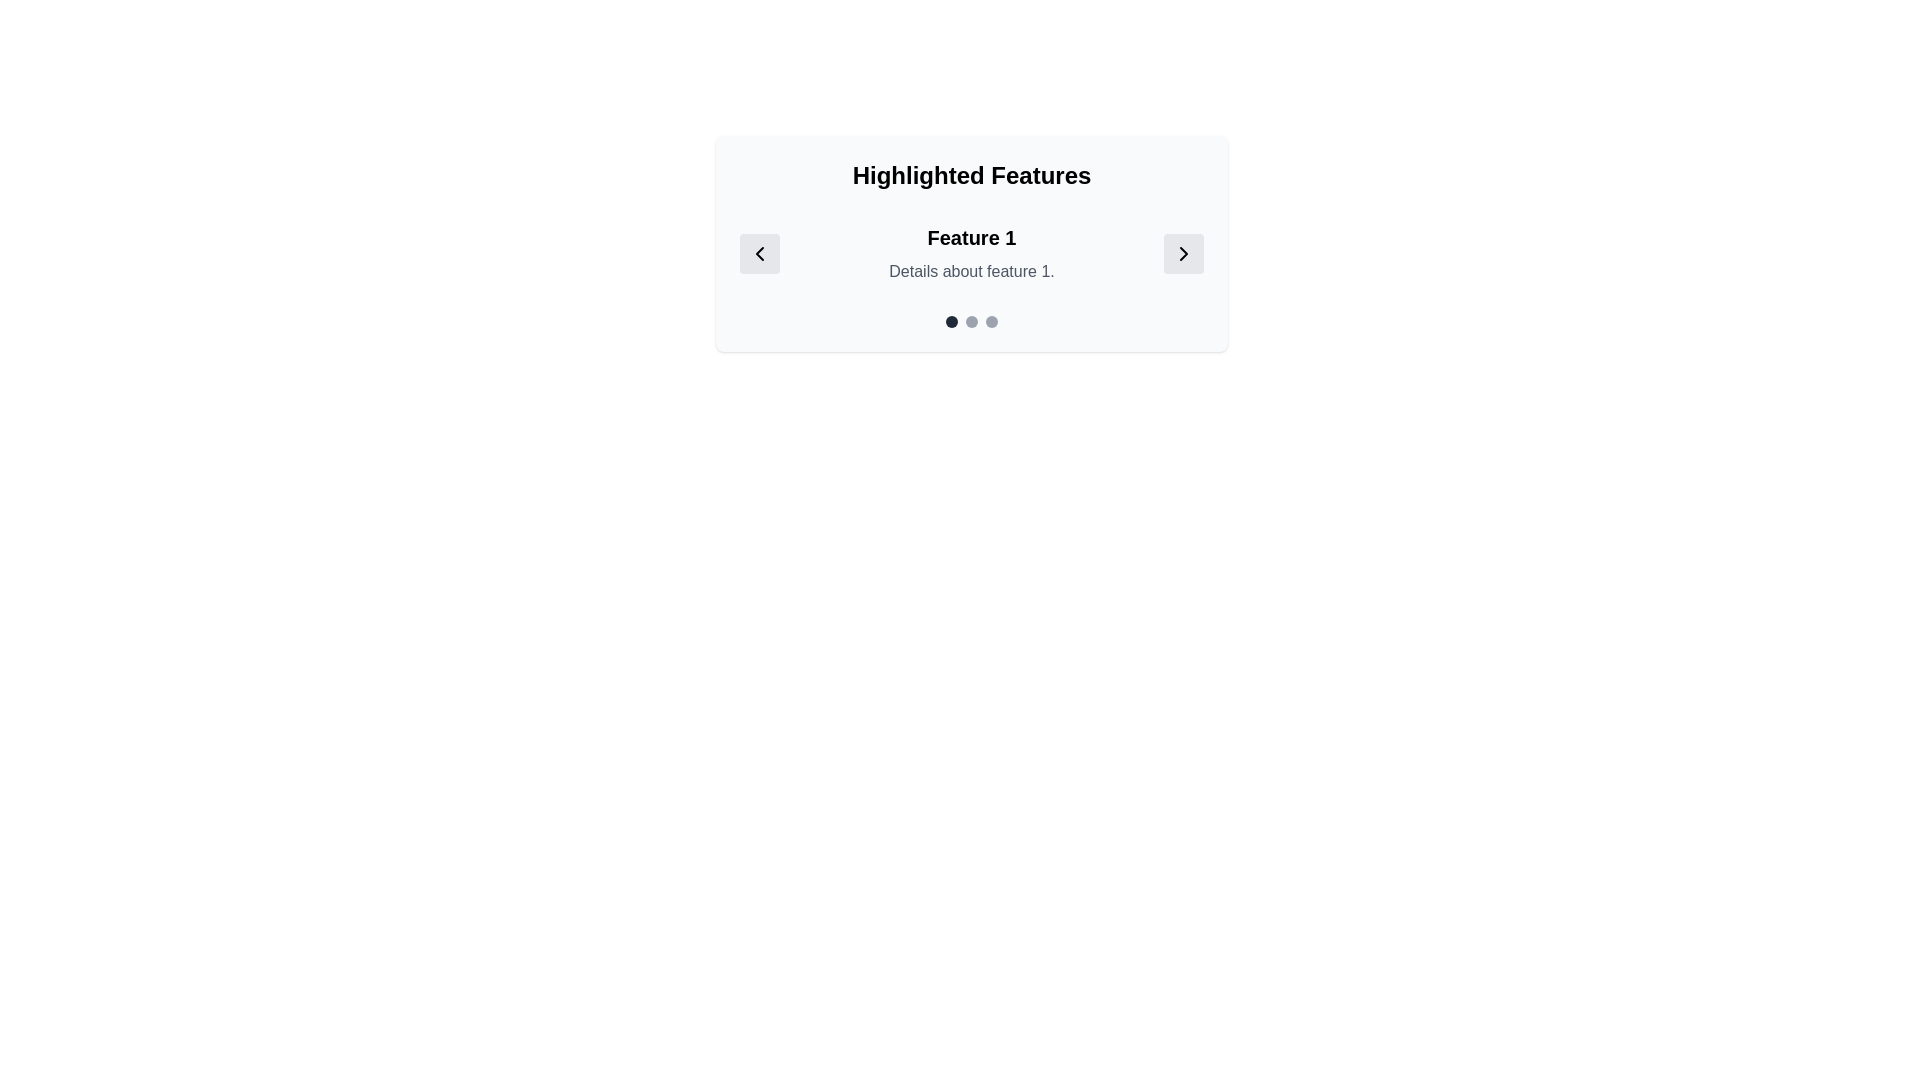 Image resolution: width=1920 pixels, height=1080 pixels. What do you see at coordinates (971, 237) in the screenshot?
I see `the Header text displaying 'Feature 1', which is styled with a large, bold font and is centered below 'Highlighted Features' and above 'Details about feature 1'` at bounding box center [971, 237].